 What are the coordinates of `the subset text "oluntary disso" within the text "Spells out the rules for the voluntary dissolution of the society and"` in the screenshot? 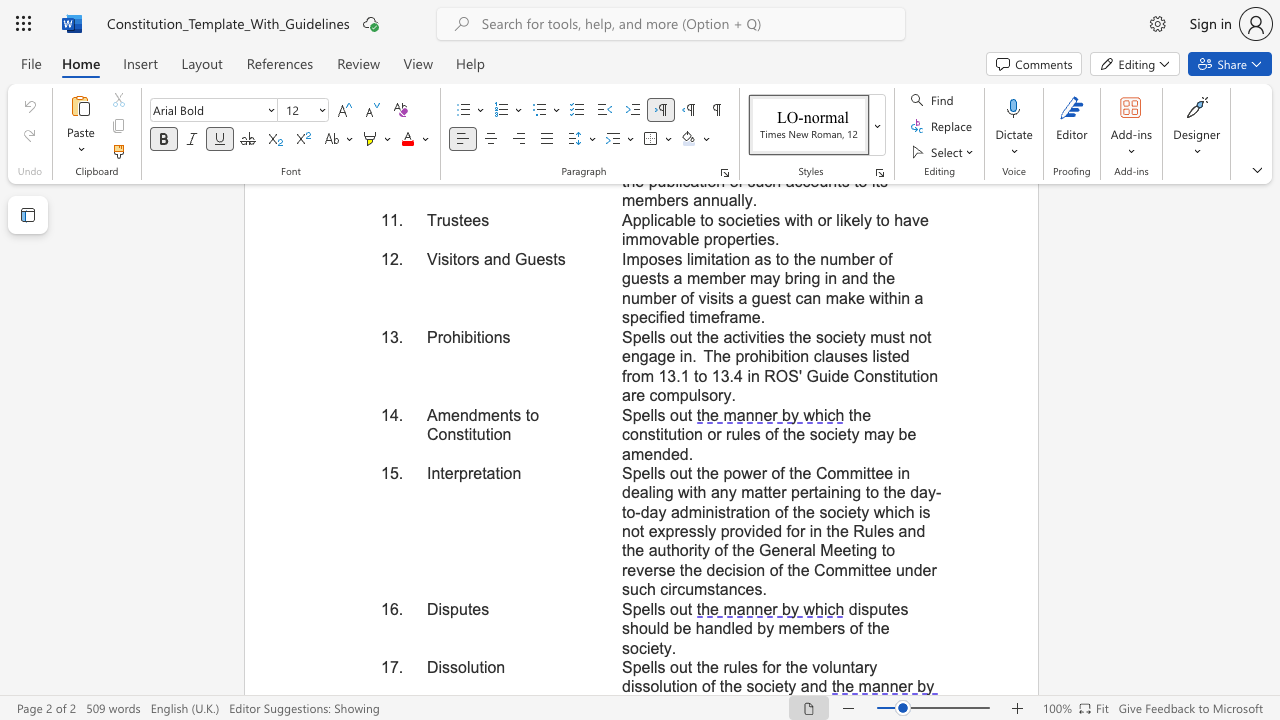 It's located at (820, 667).